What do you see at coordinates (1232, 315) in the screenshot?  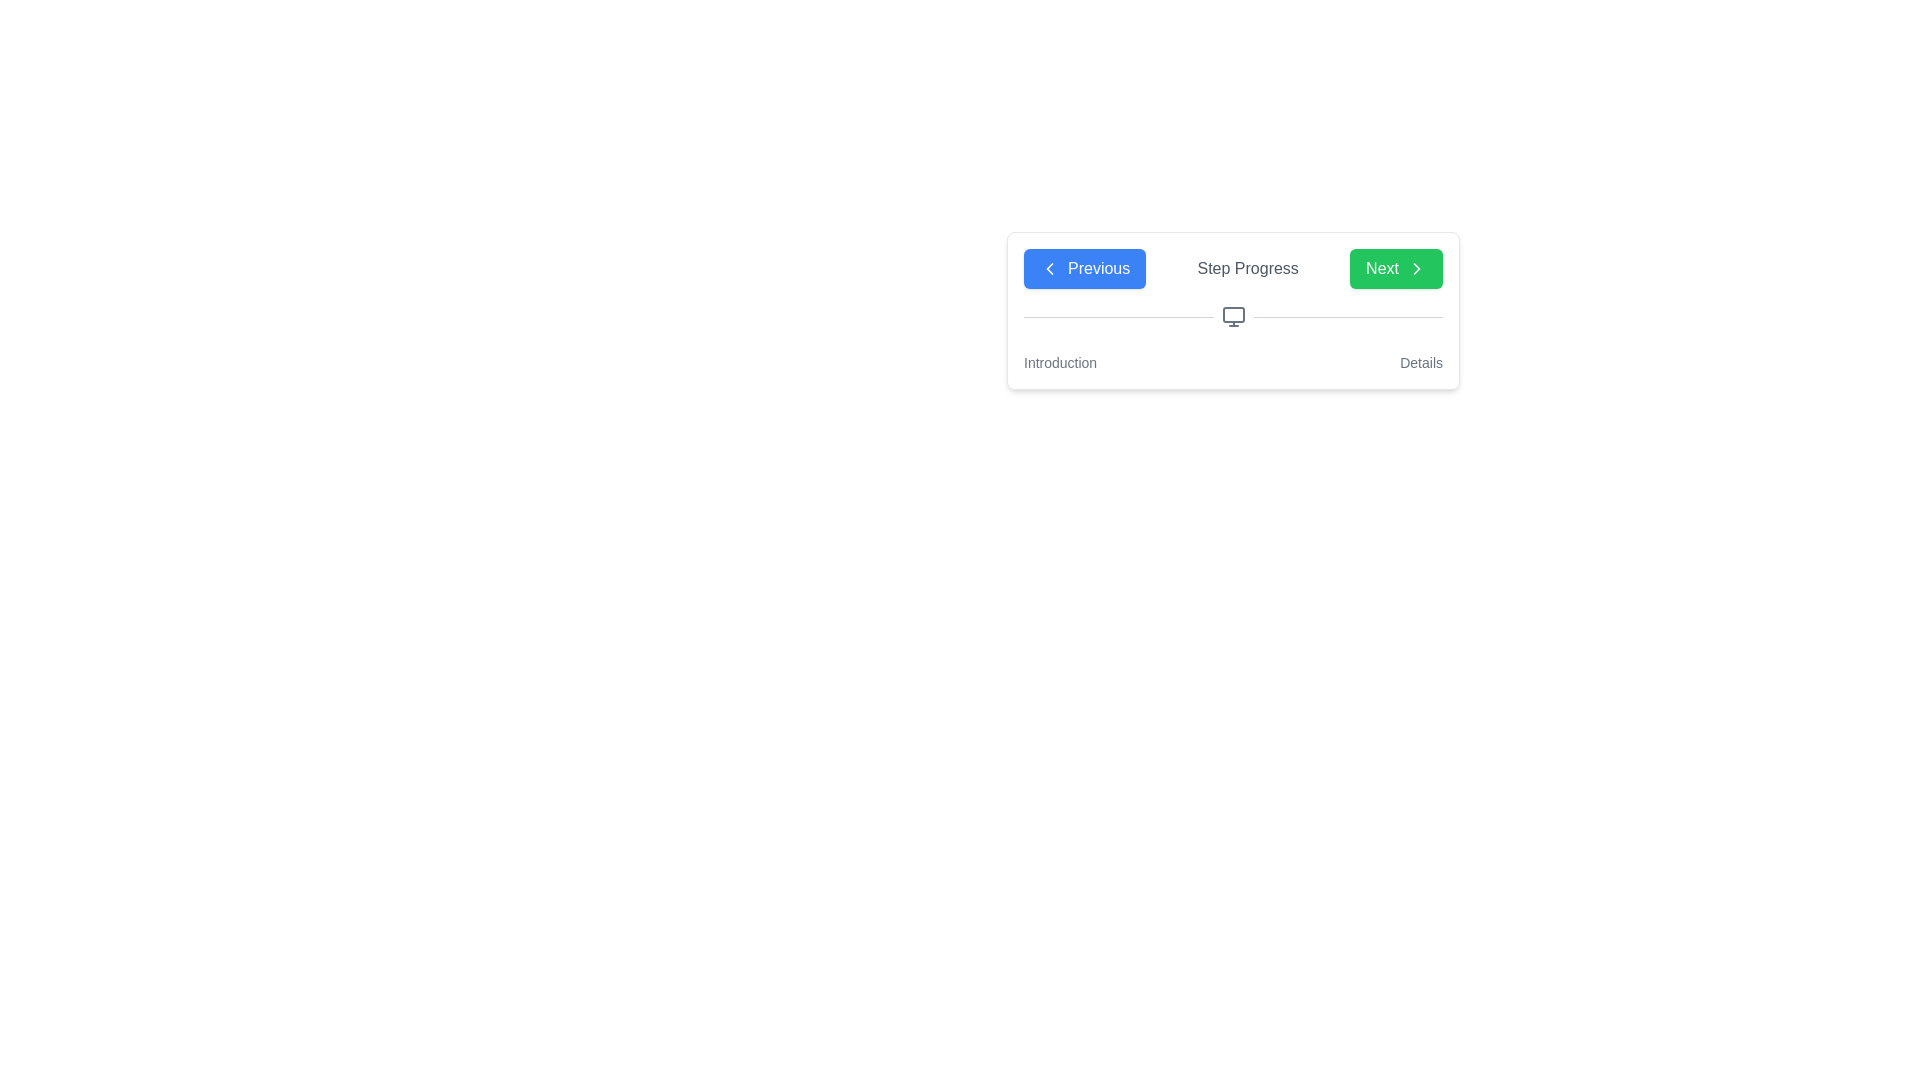 I see `the small rectangular shape with rounded corners, styled with a gray outline, located within the computer monitor icon in the 'Step Progress' section` at bounding box center [1232, 315].